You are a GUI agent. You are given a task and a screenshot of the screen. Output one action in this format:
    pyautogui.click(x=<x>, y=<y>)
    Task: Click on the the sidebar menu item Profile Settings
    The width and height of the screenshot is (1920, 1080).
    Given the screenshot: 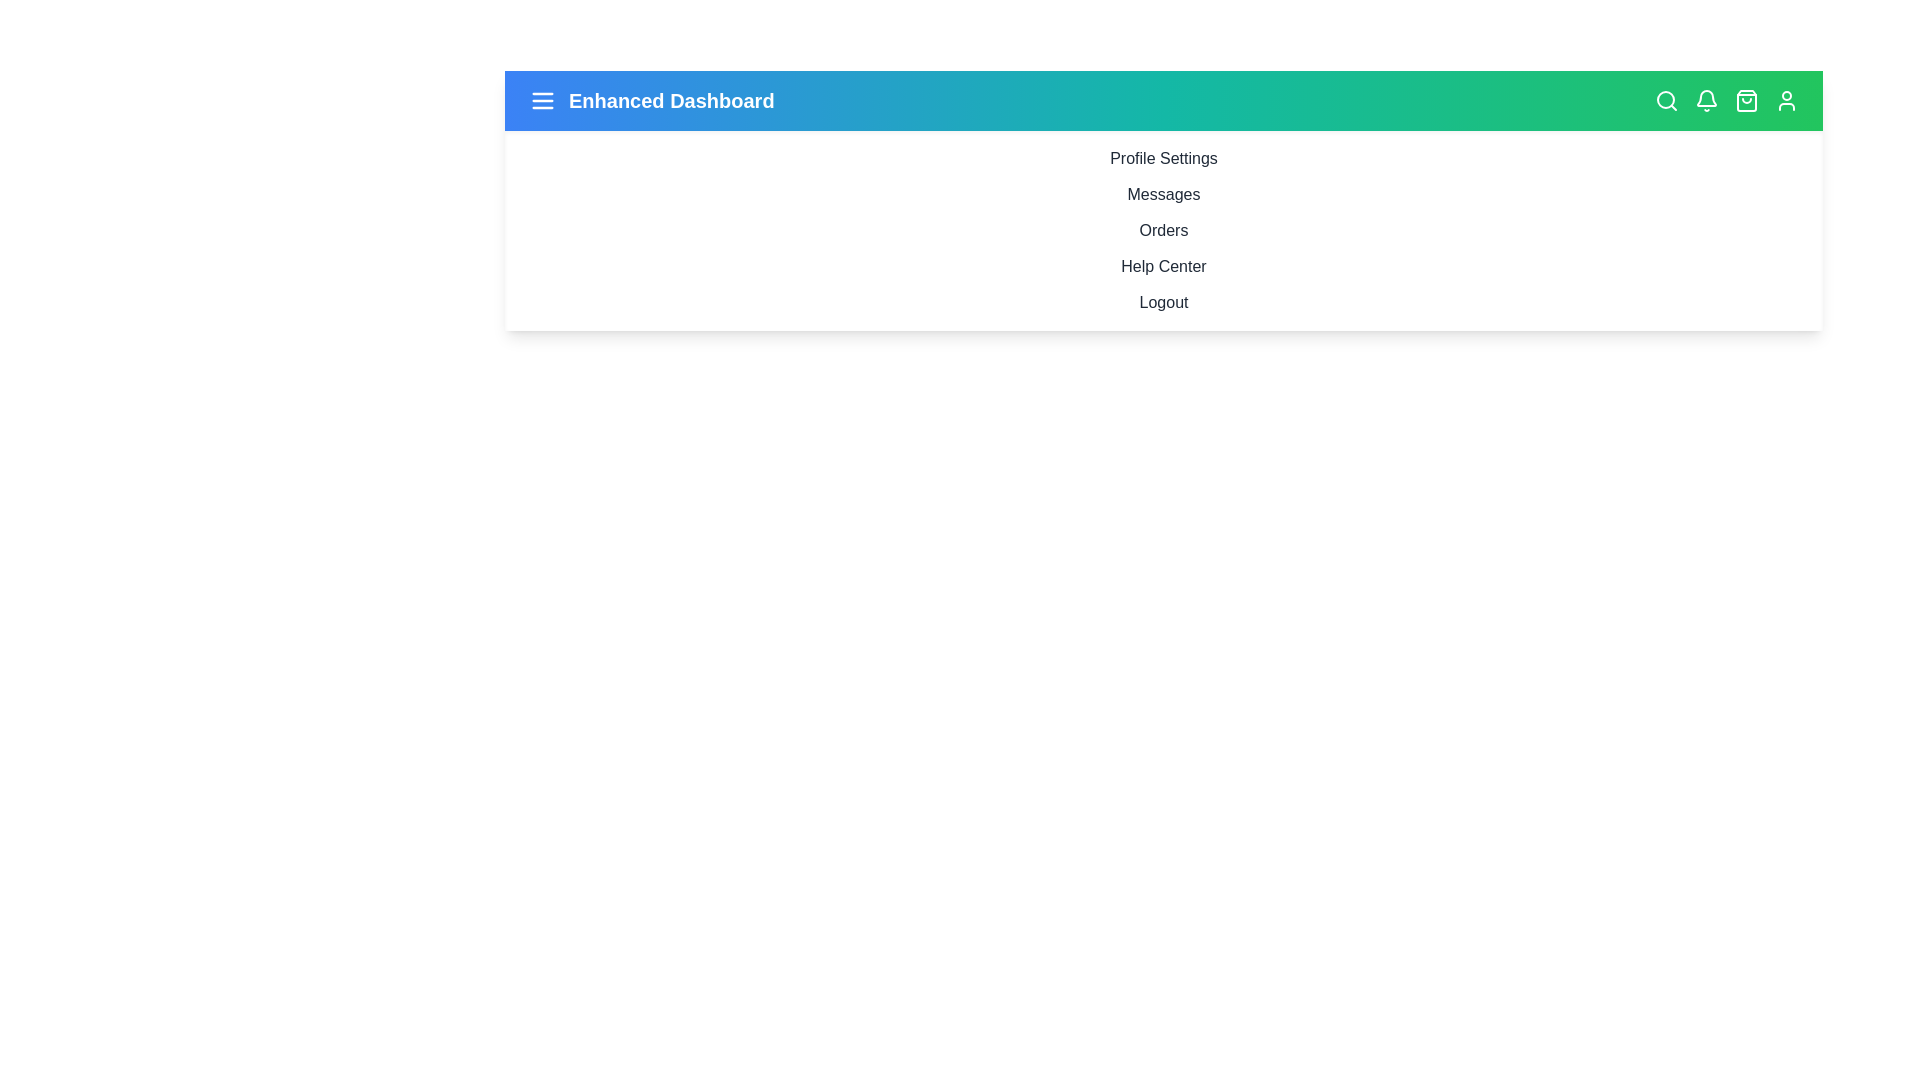 What is the action you would take?
    pyautogui.click(x=1163, y=157)
    